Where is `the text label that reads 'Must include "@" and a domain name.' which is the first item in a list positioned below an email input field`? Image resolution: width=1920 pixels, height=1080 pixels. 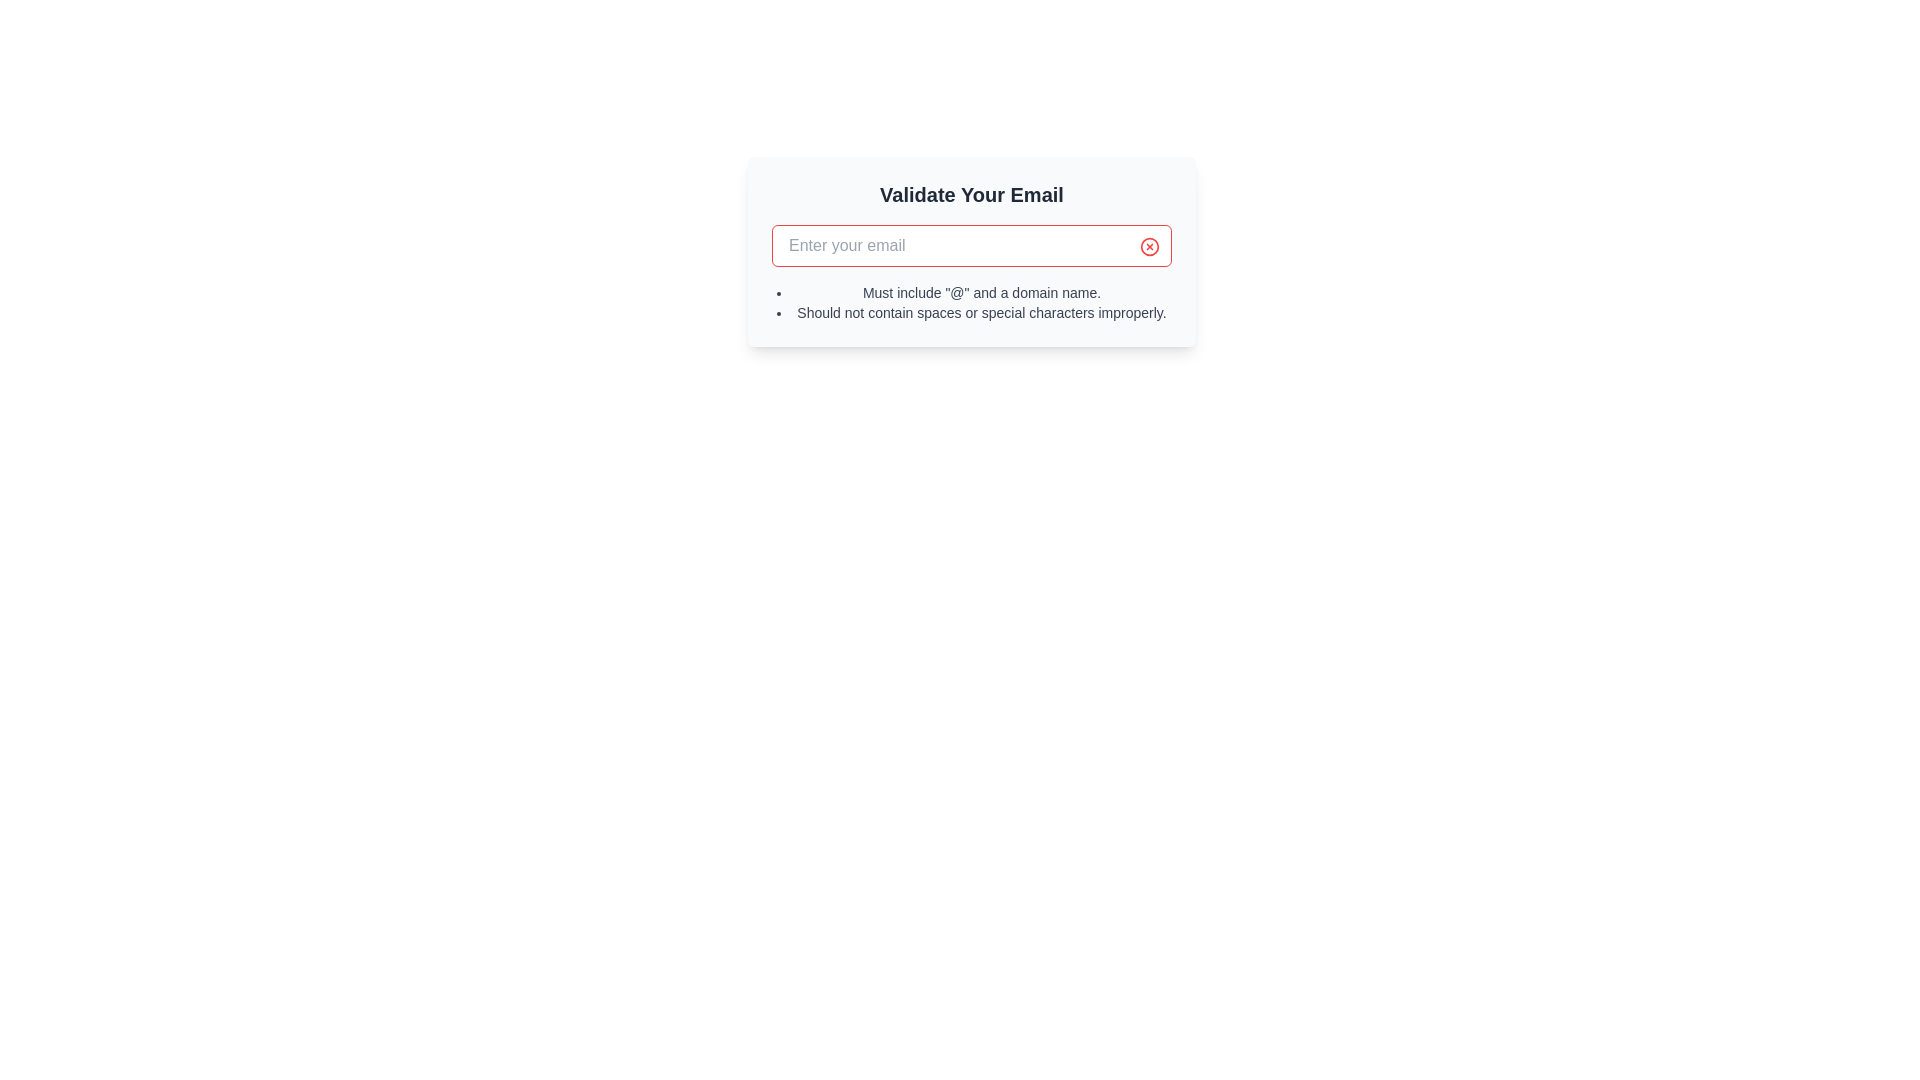 the text label that reads 'Must include "@" and a domain name.' which is the first item in a list positioned below an email input field is located at coordinates (982, 293).